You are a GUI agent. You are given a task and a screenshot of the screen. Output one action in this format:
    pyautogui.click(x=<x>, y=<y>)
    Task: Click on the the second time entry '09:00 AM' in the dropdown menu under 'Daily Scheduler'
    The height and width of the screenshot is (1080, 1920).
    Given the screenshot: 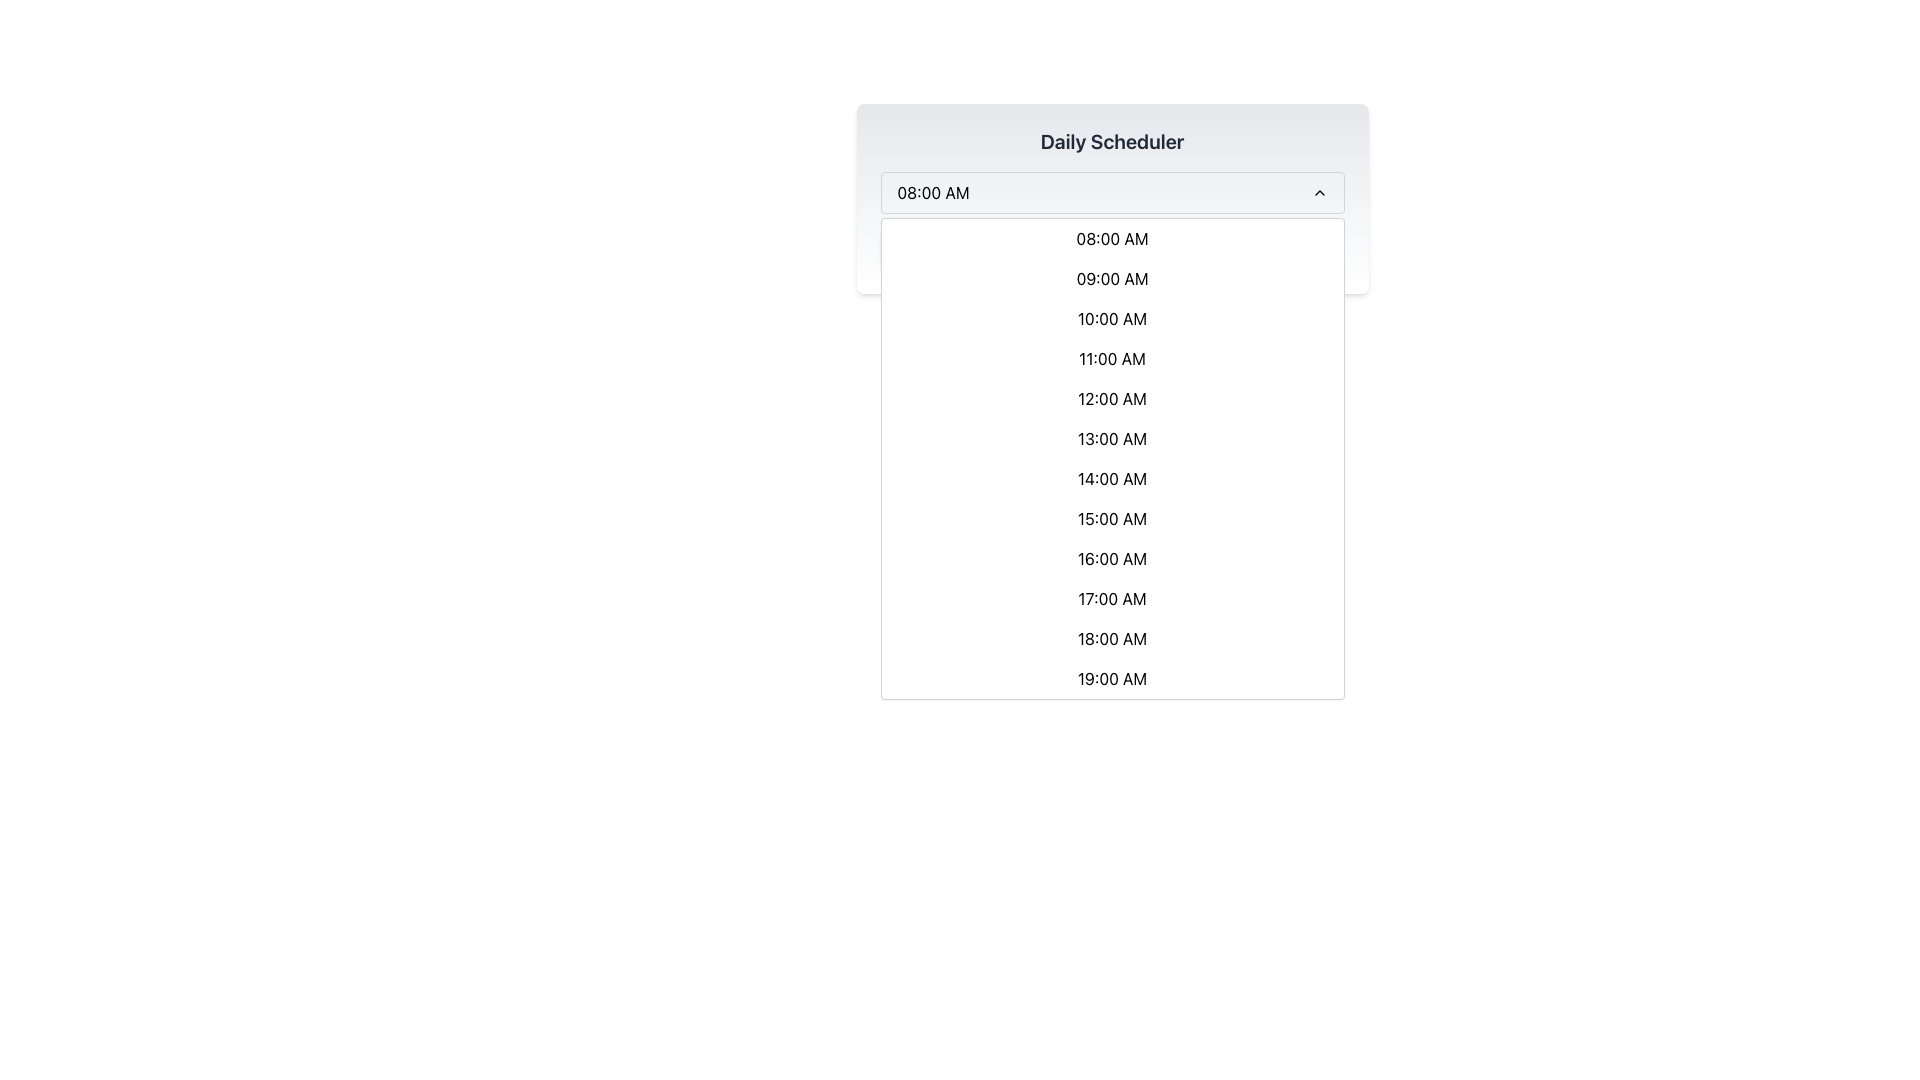 What is the action you would take?
    pyautogui.click(x=1111, y=278)
    